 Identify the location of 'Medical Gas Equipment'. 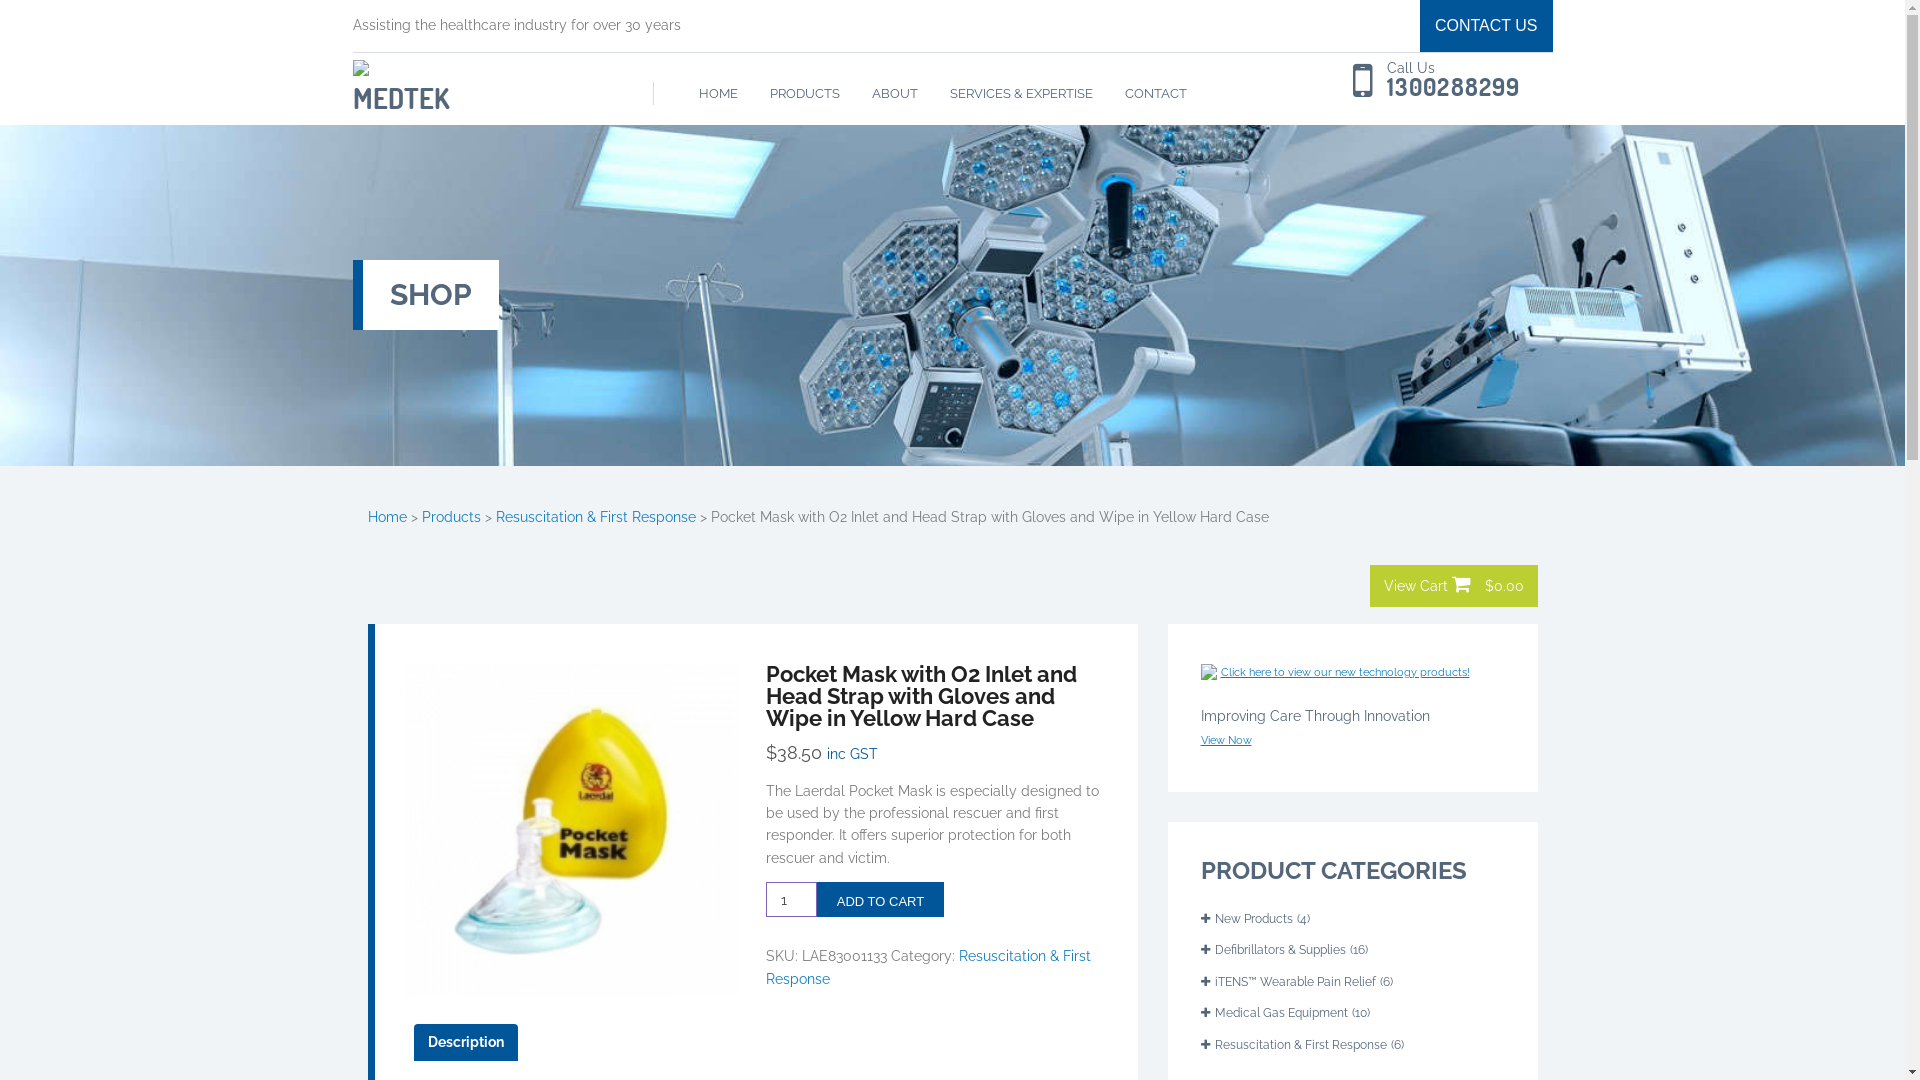
(1272, 1013).